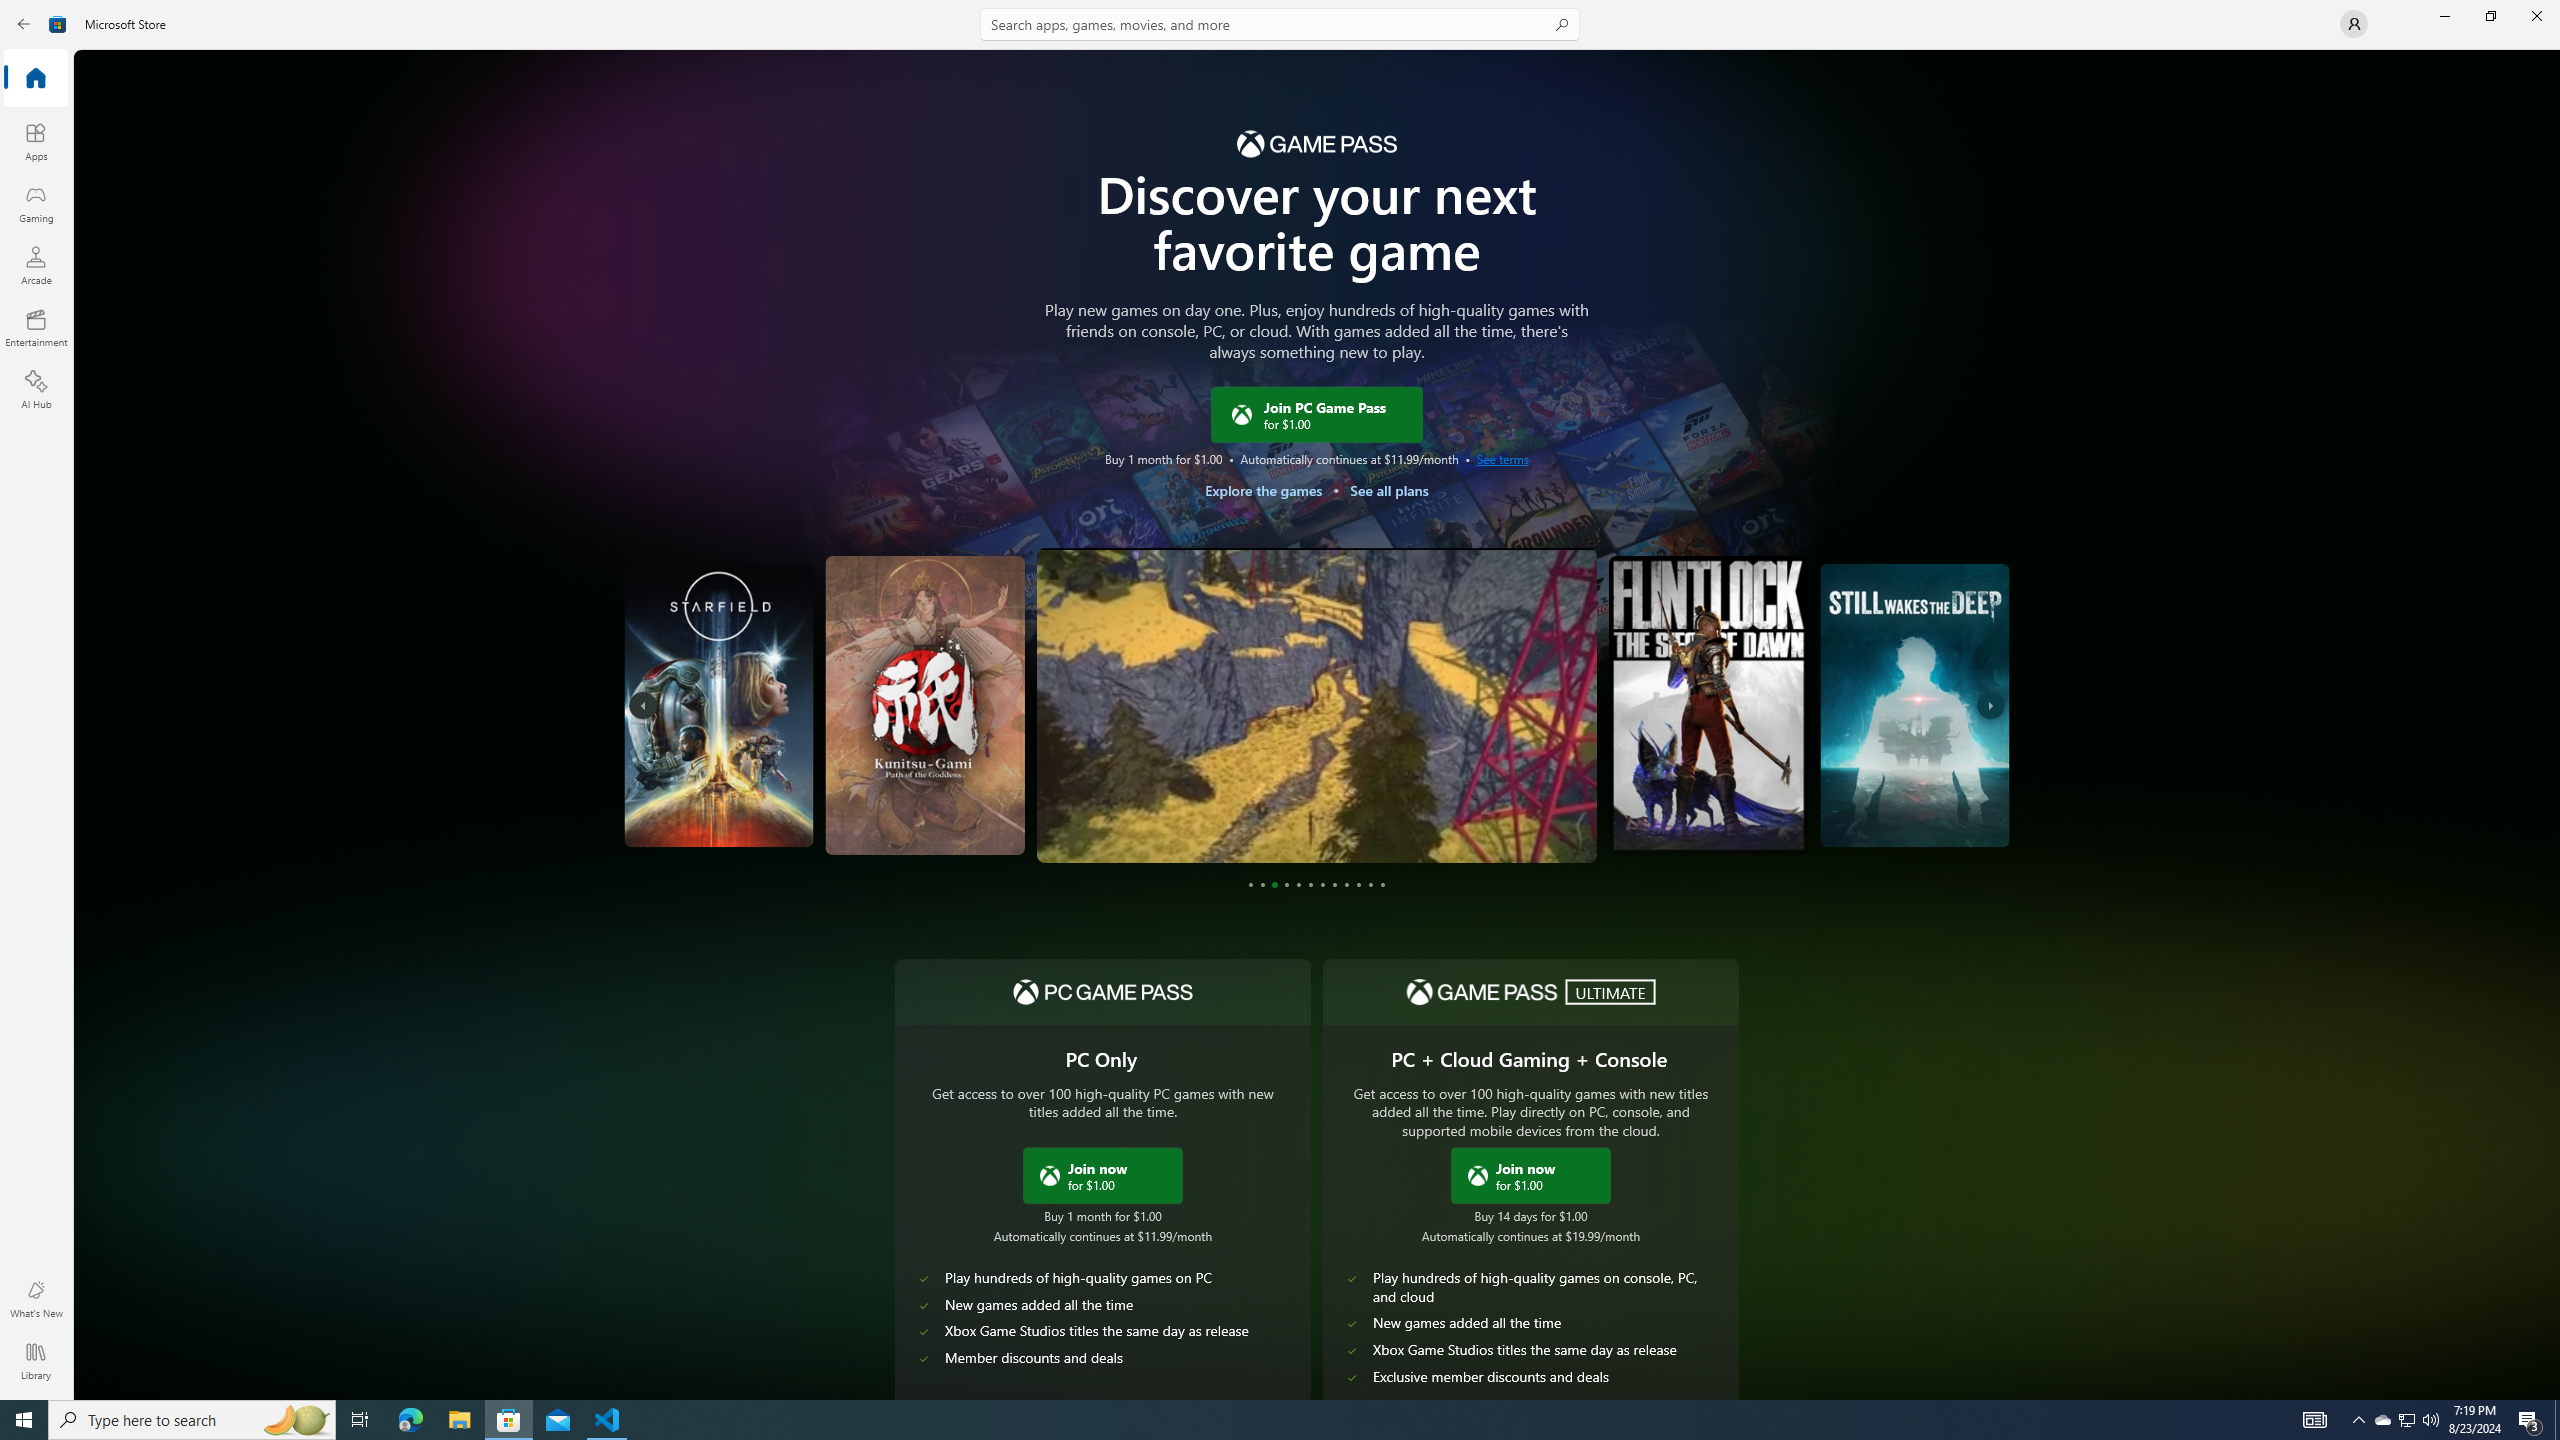  Describe the element at coordinates (1712, 704) in the screenshot. I see `'Flintlock: The Siege of Dawn'` at that location.